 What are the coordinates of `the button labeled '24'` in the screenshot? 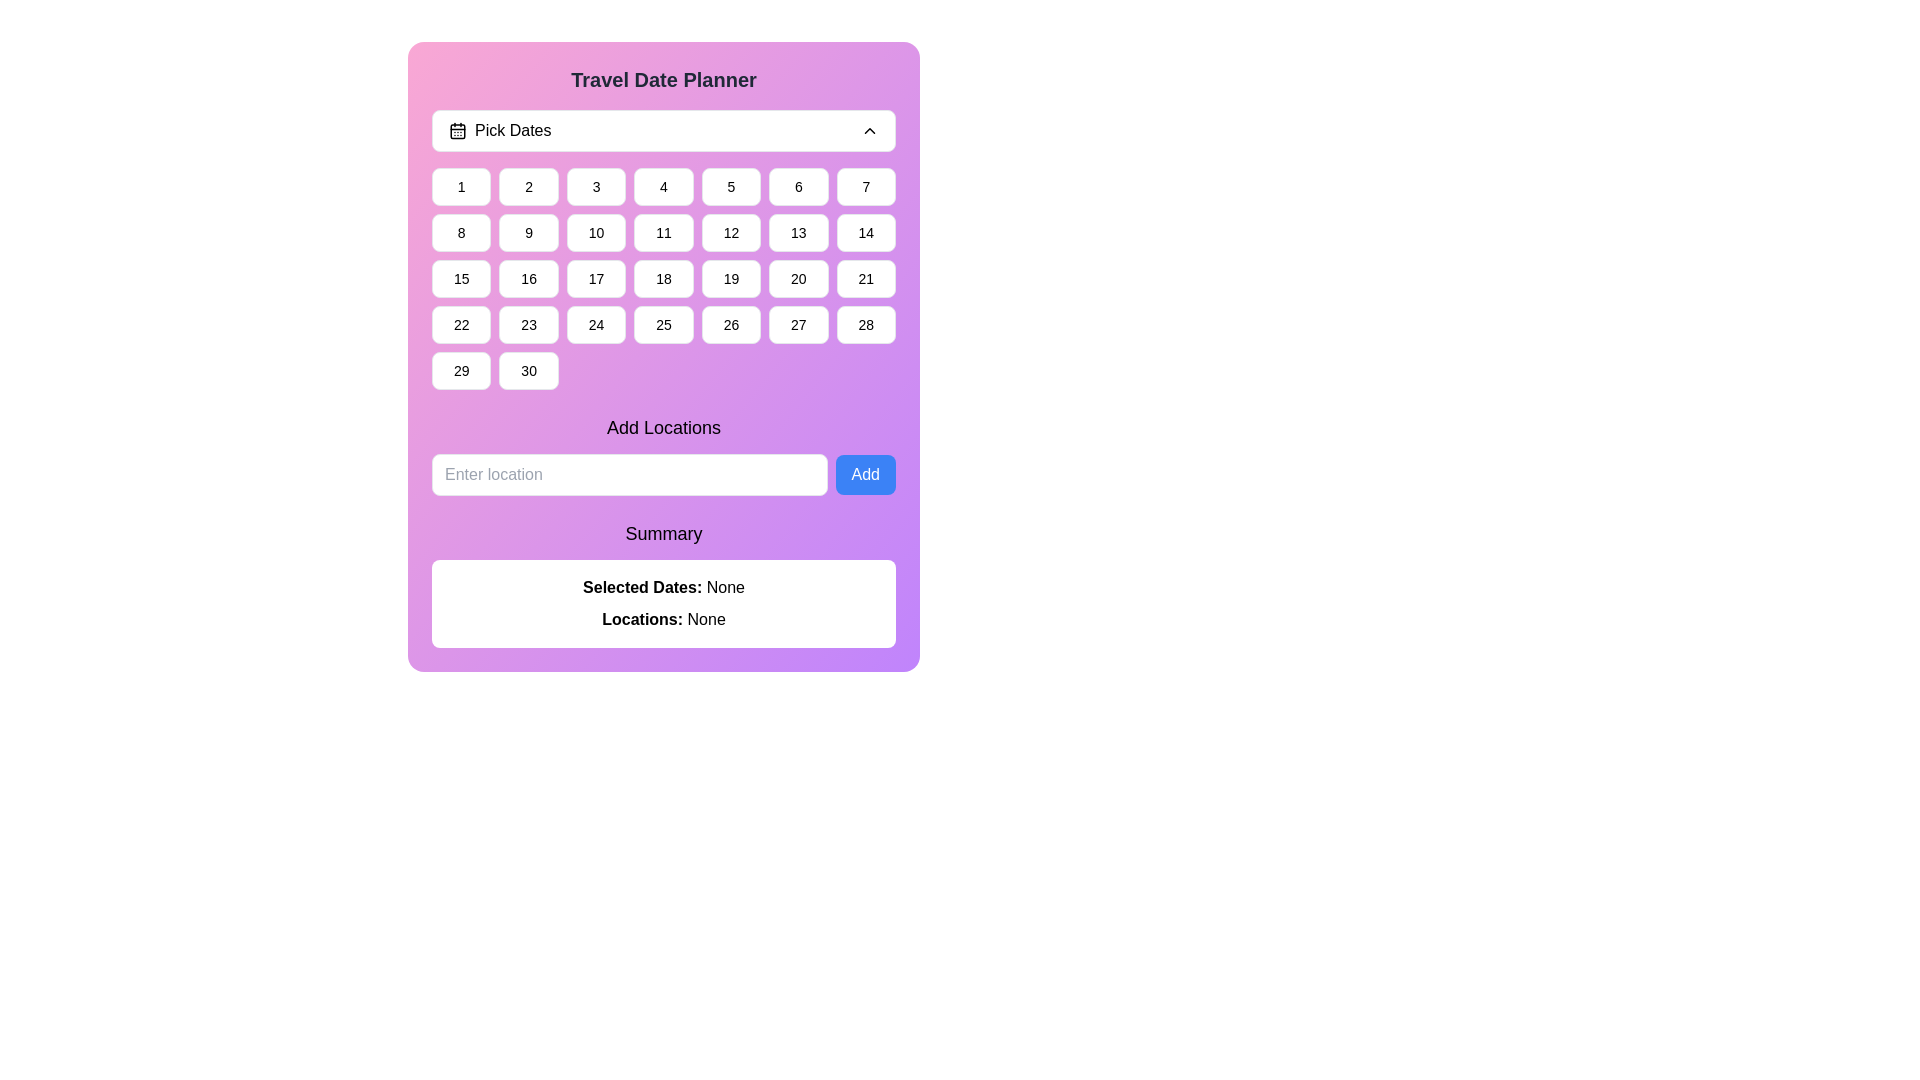 It's located at (595, 323).